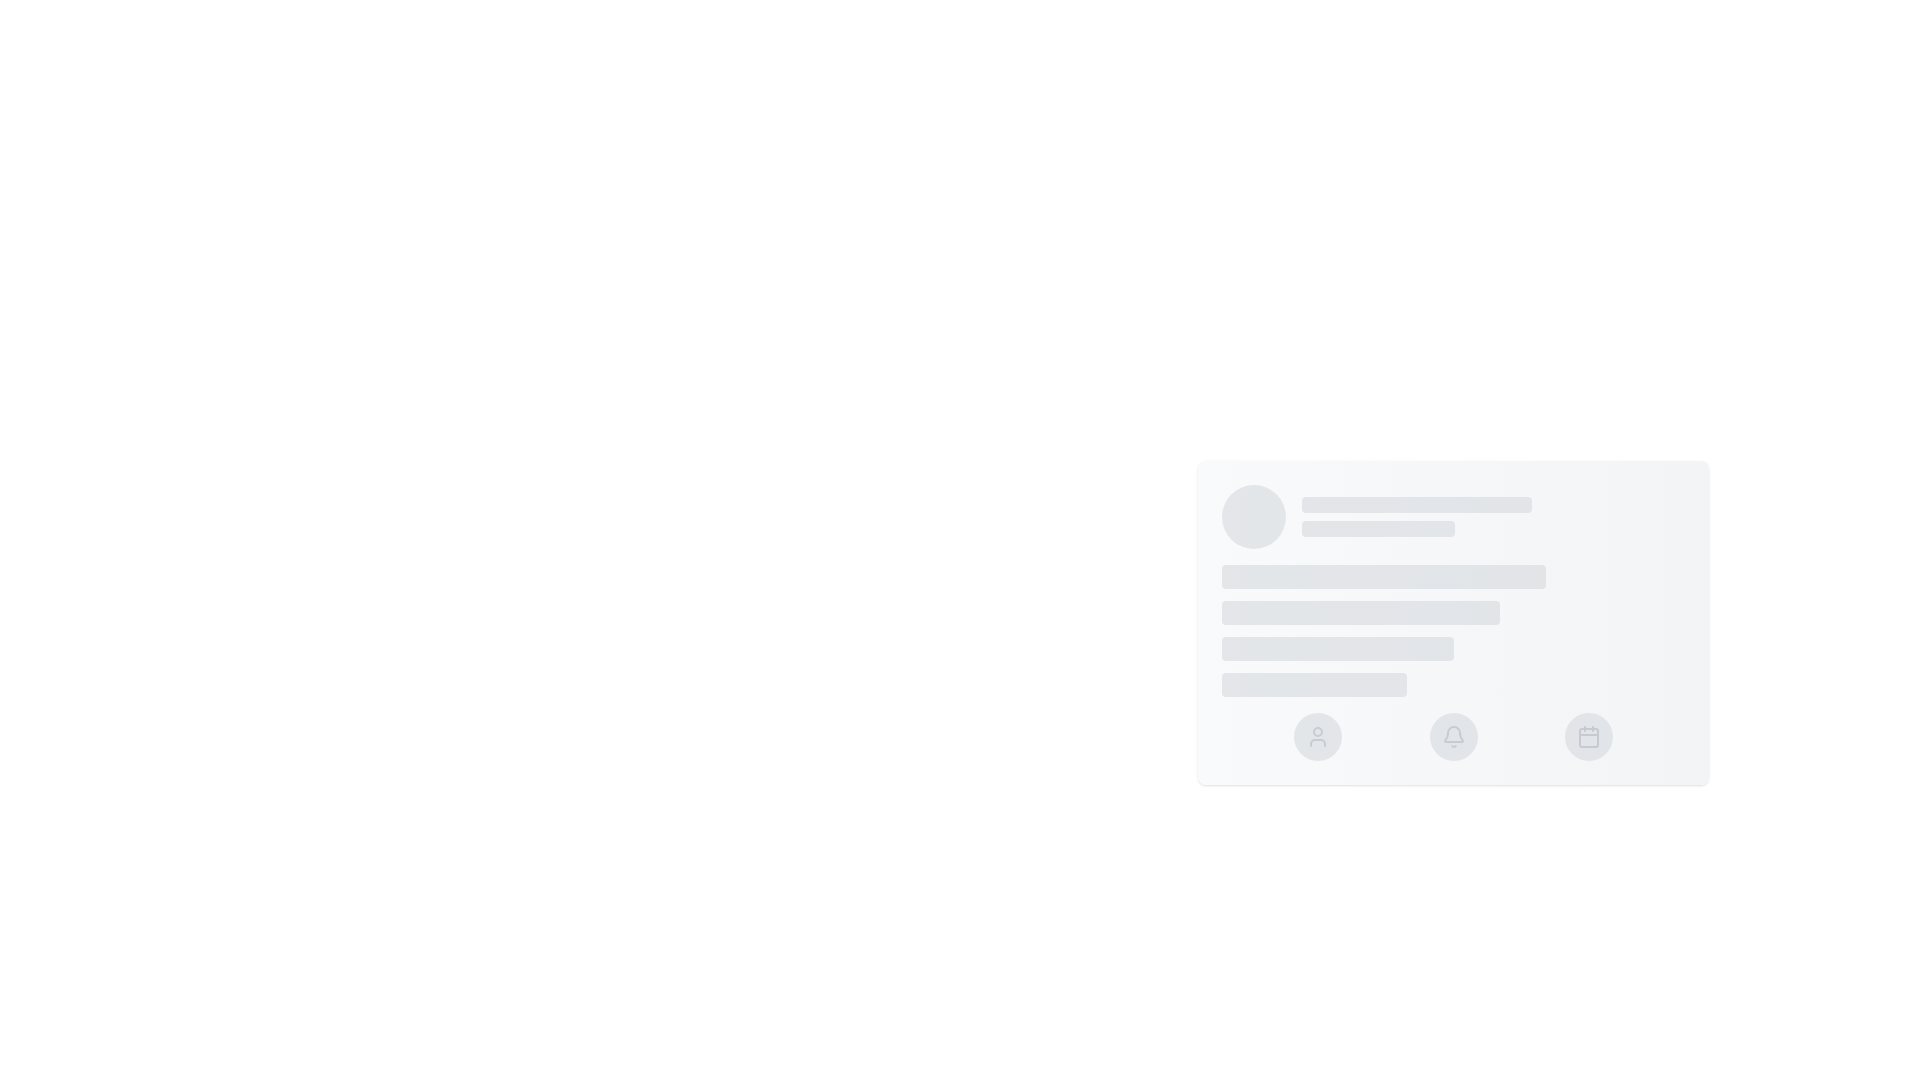  I want to click on the Content Placeholder located centrally within the rectangular card, positioned below the header-like region, so click(1453, 631).